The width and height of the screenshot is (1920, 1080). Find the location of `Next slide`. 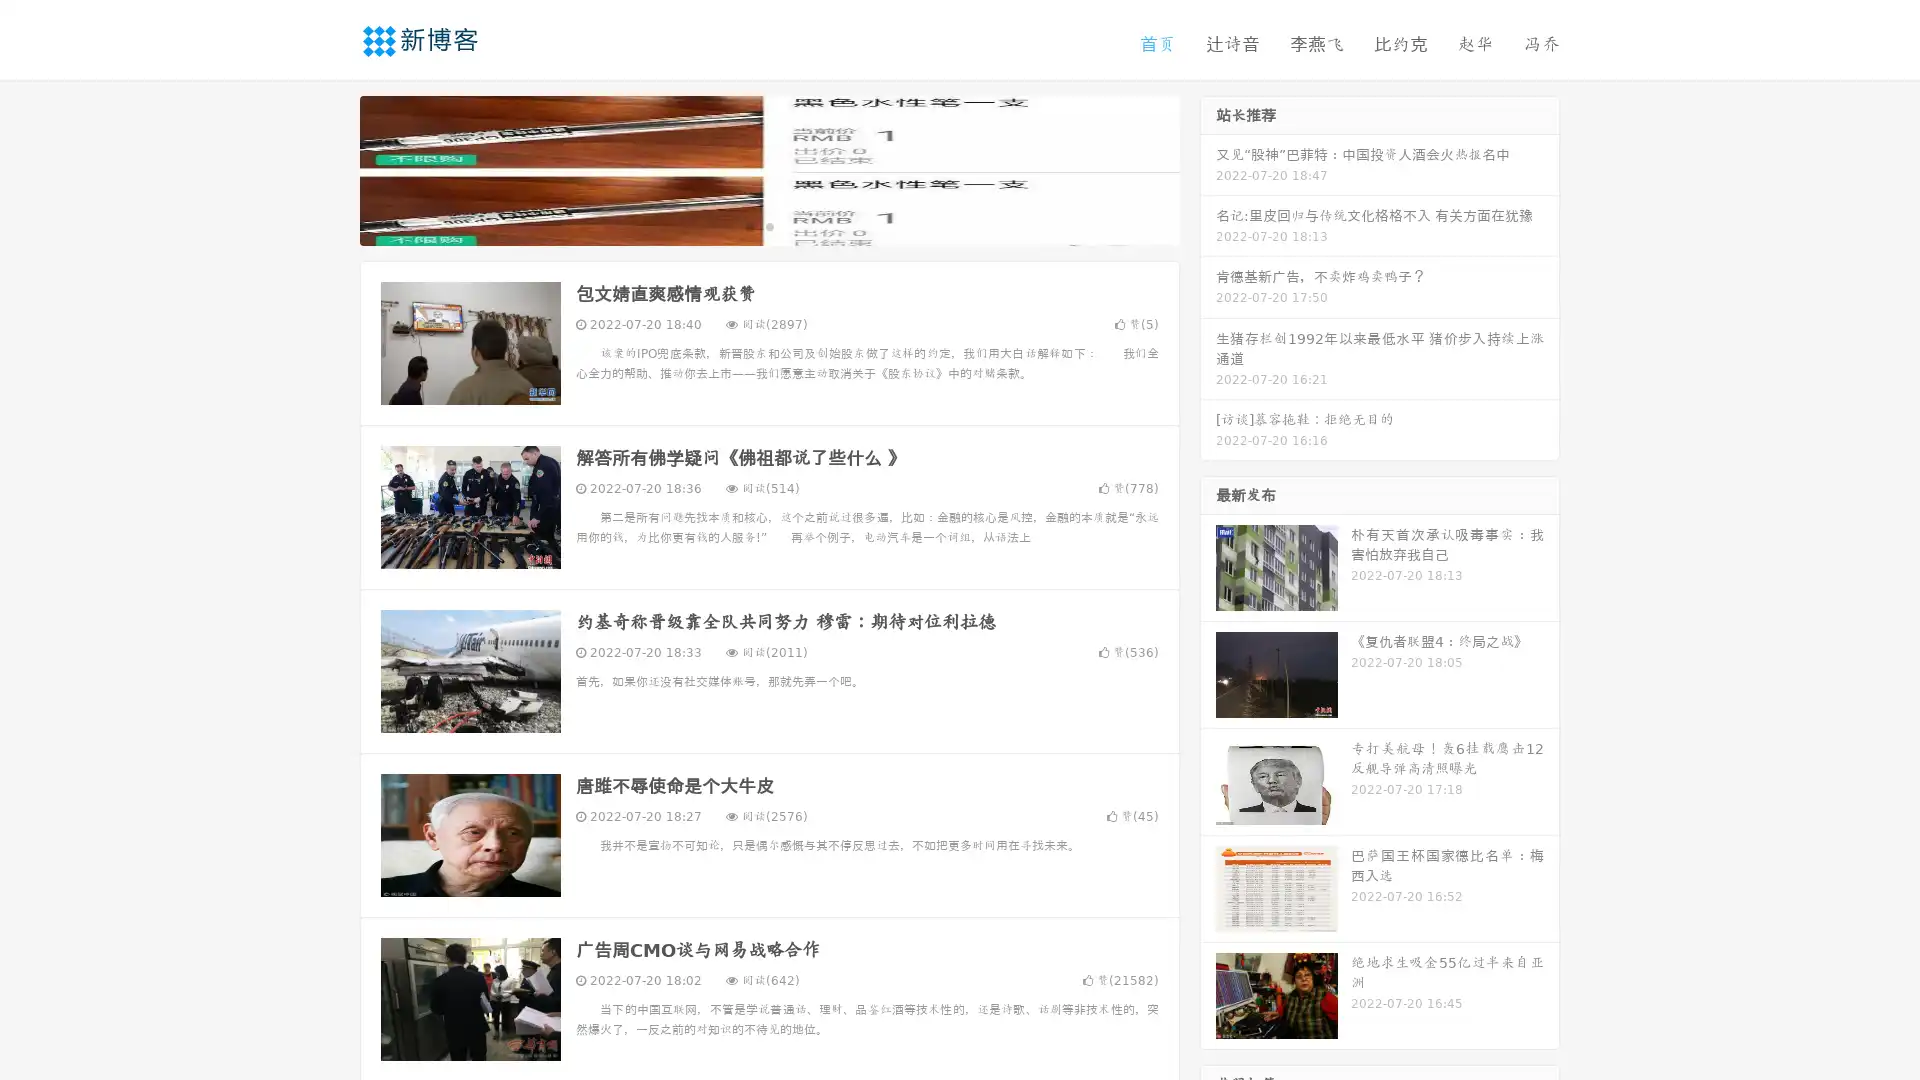

Next slide is located at coordinates (1208, 168).